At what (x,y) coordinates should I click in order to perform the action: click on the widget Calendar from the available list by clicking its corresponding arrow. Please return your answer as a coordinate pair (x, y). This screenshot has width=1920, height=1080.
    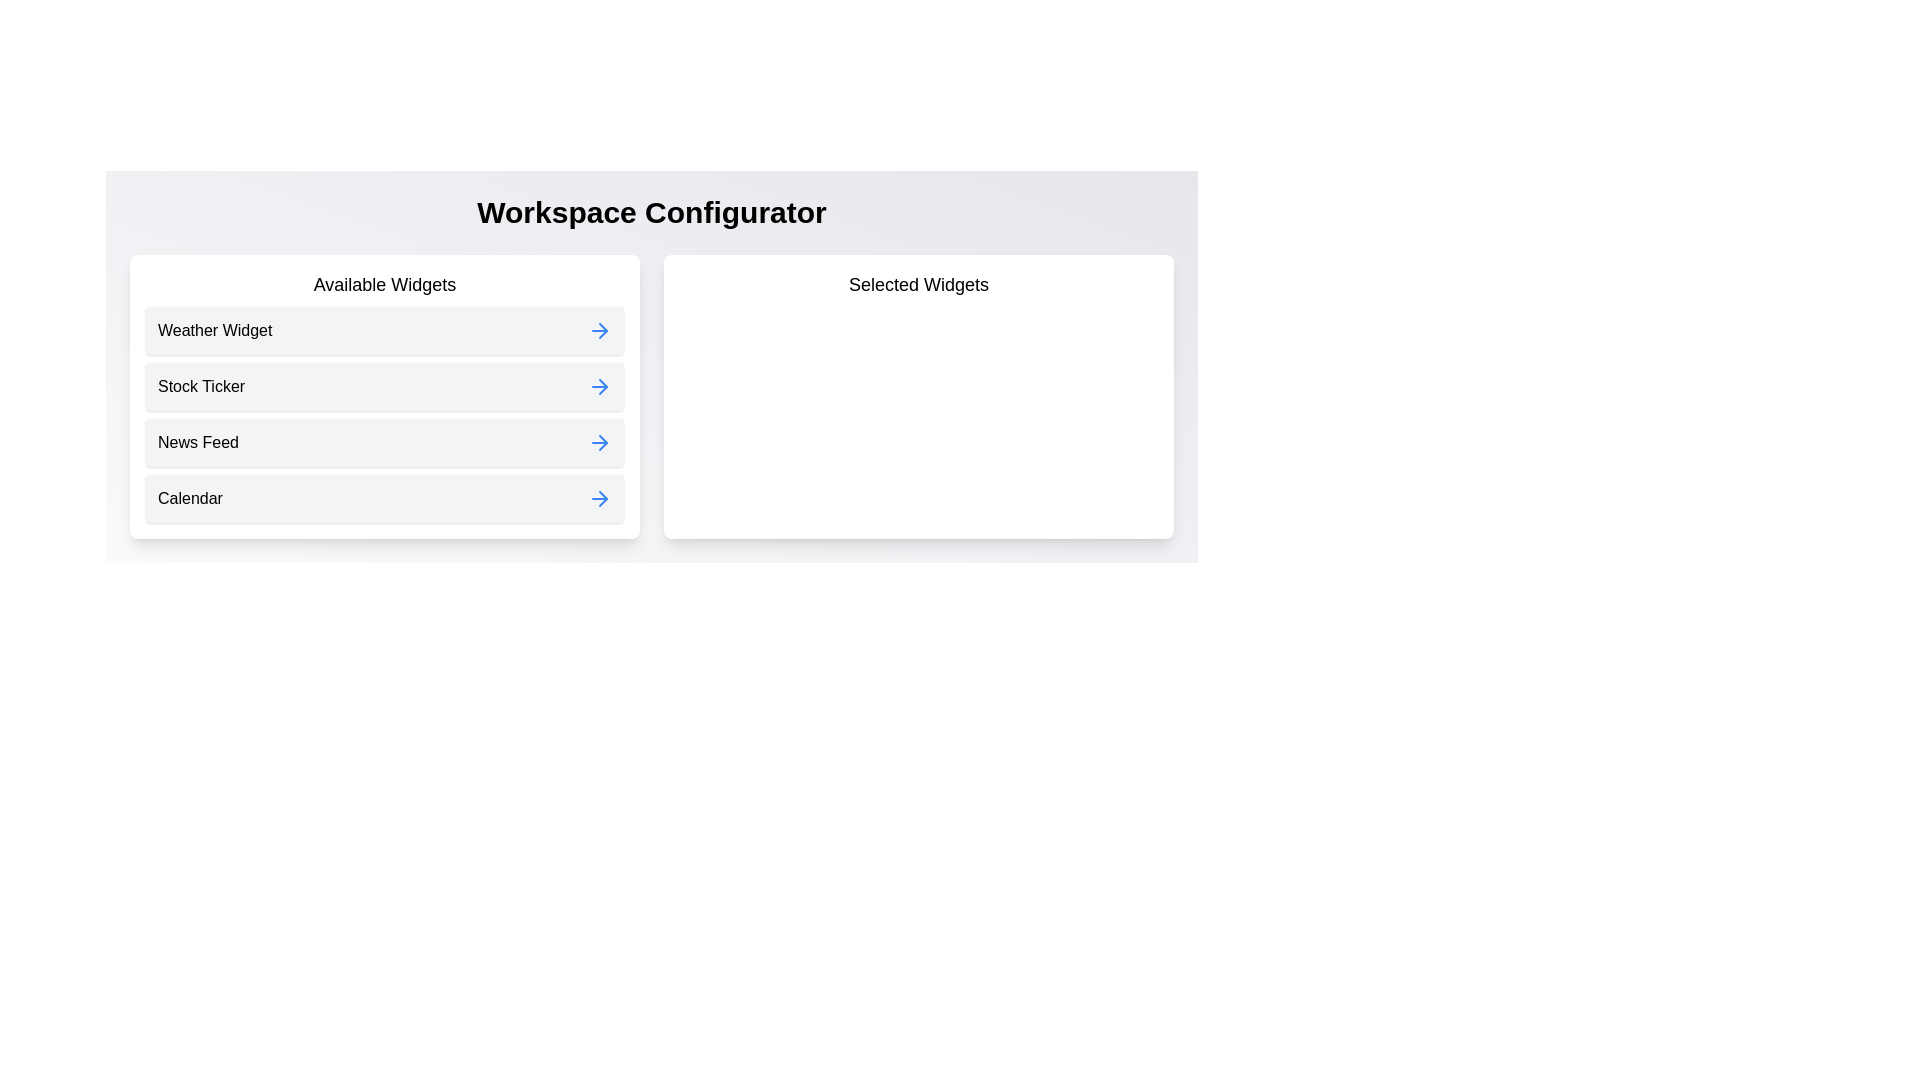
    Looking at the image, I should click on (599, 497).